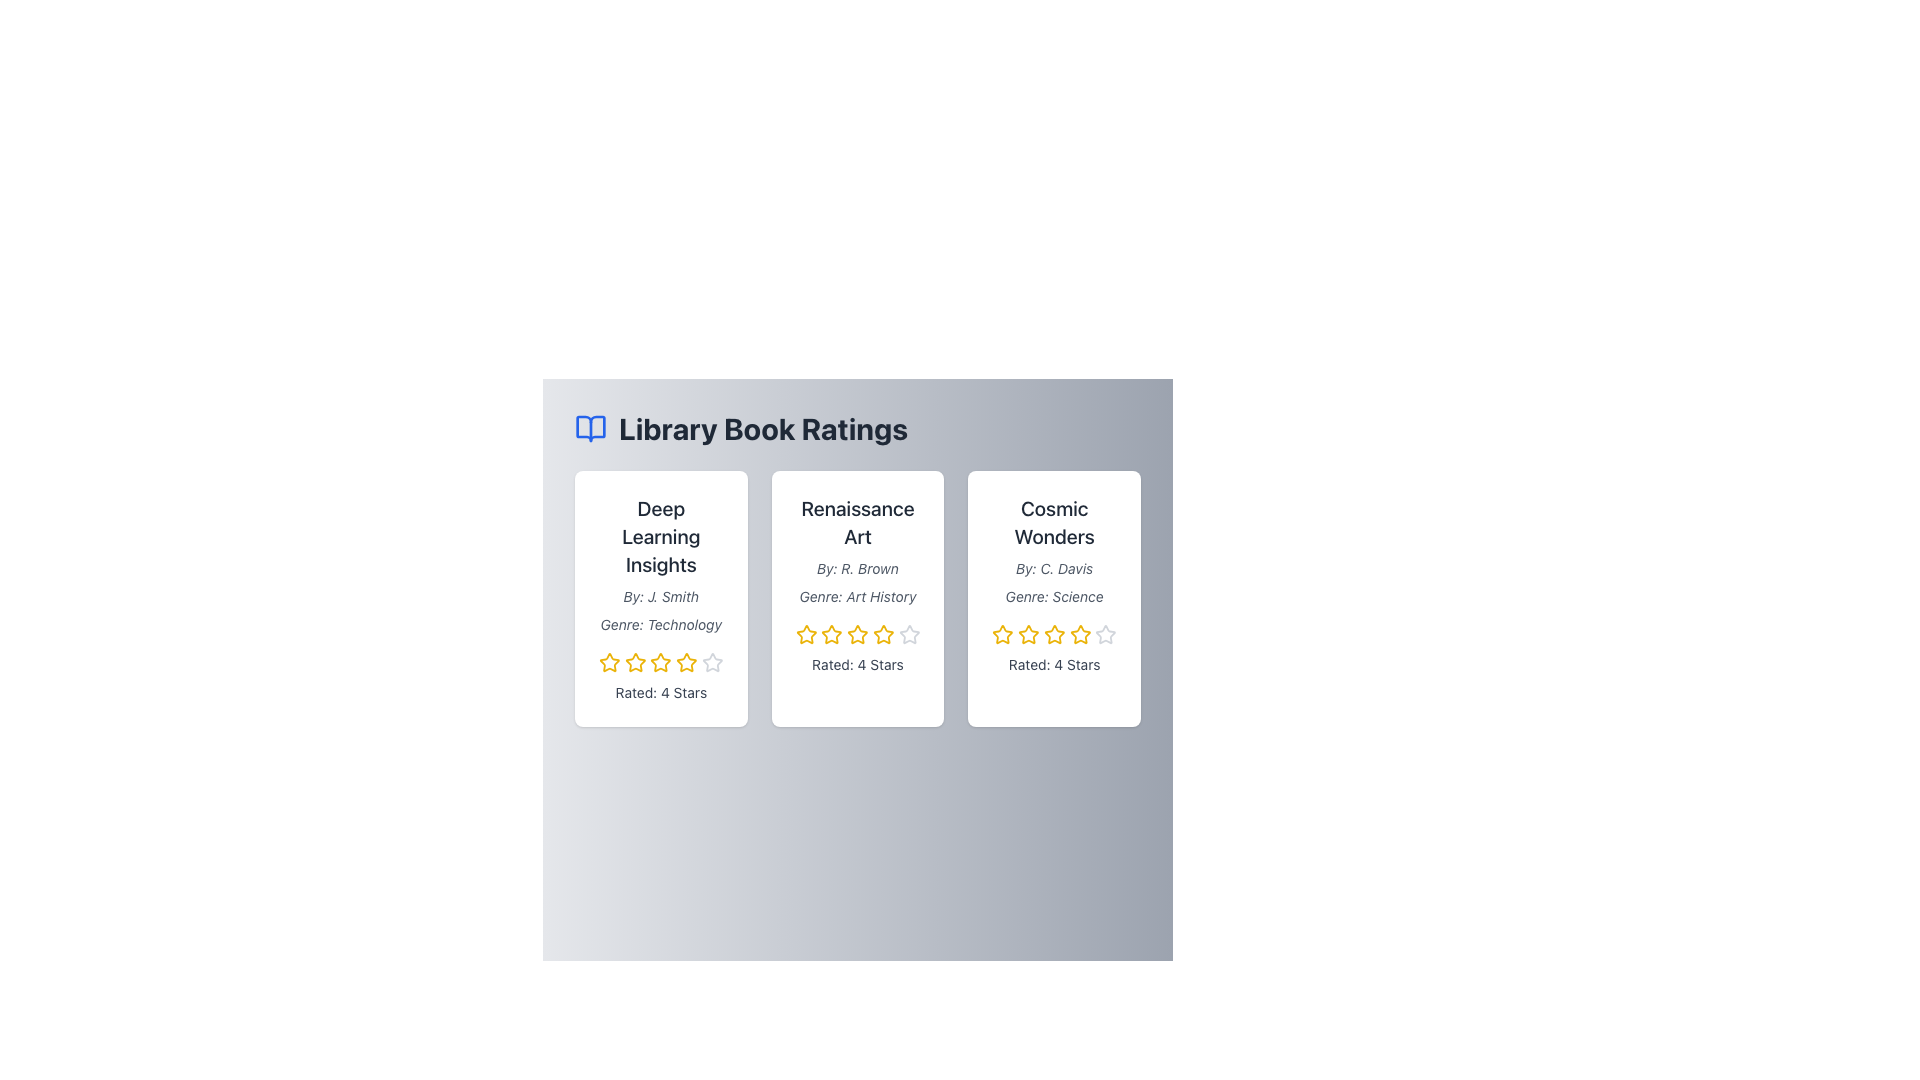 This screenshot has height=1080, width=1920. What do you see at coordinates (608, 663) in the screenshot?
I see `the first yellow star-shaped rating icon in the rating row for 'Deep Learning Insights'` at bounding box center [608, 663].